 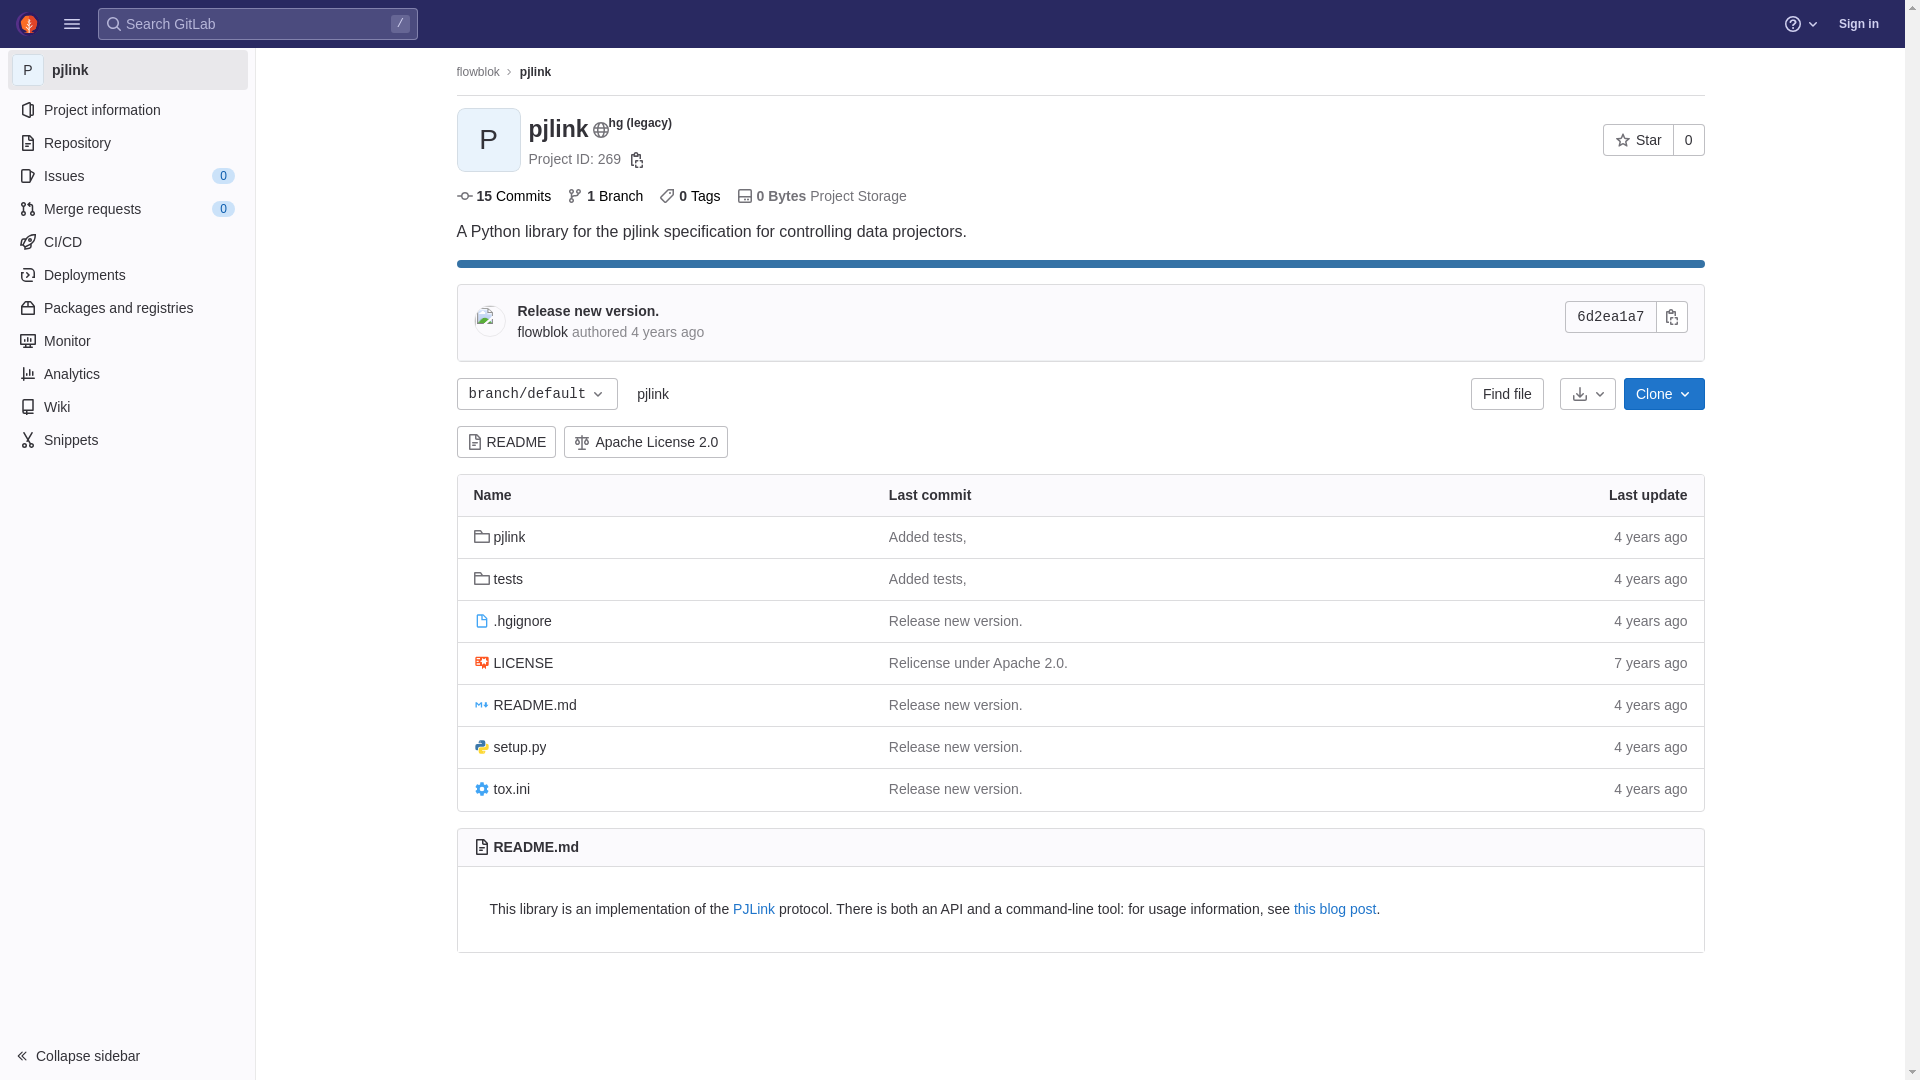 What do you see at coordinates (473, 663) in the screenshot?
I see `'LICENSE'` at bounding box center [473, 663].